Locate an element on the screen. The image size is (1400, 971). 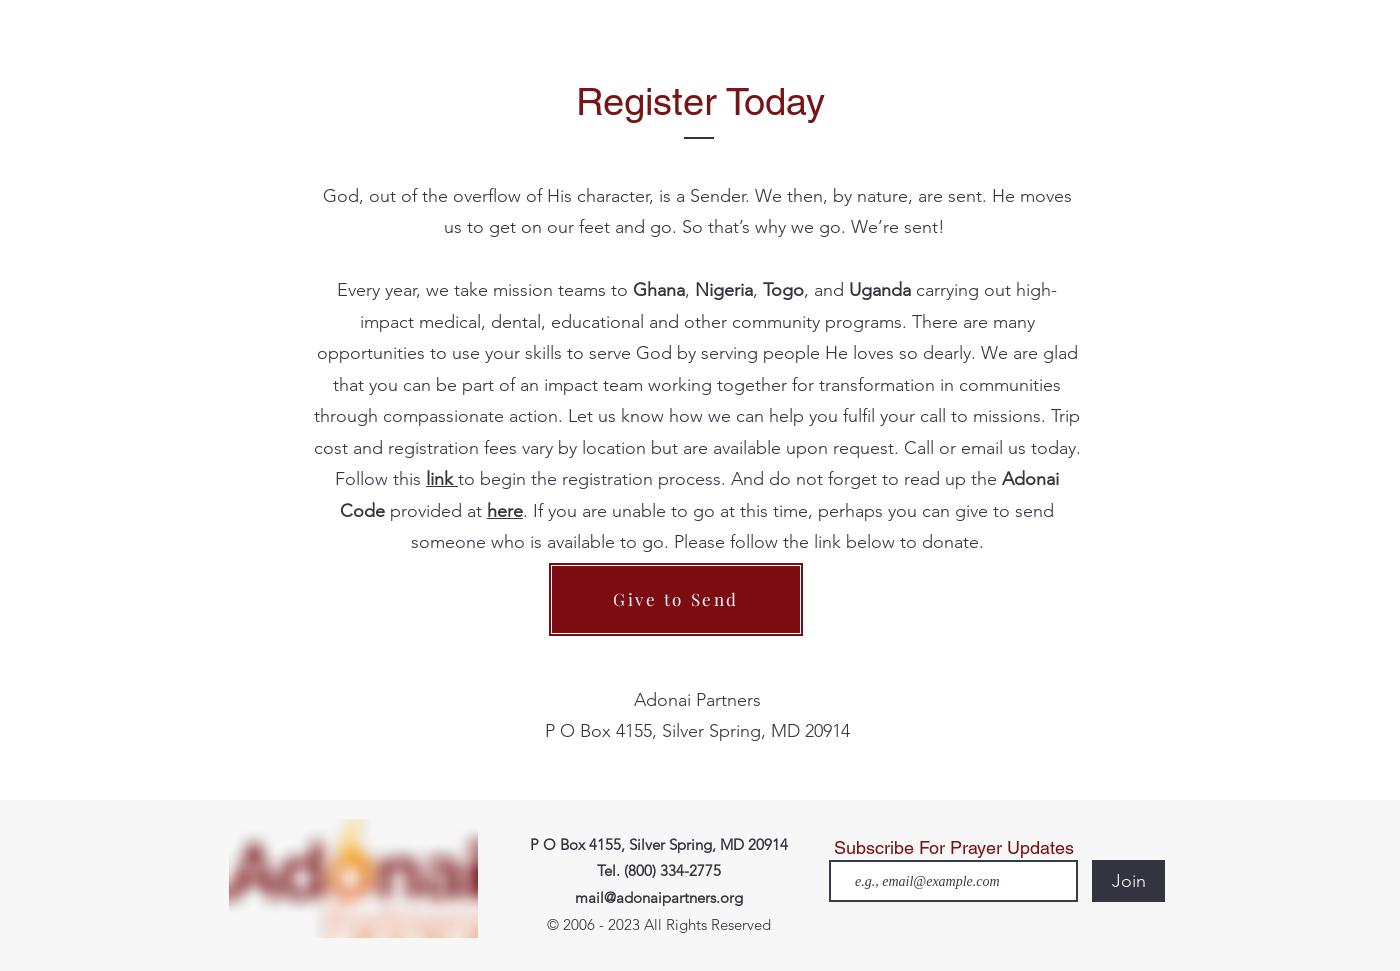
'Give to Send' is located at coordinates (675, 598).